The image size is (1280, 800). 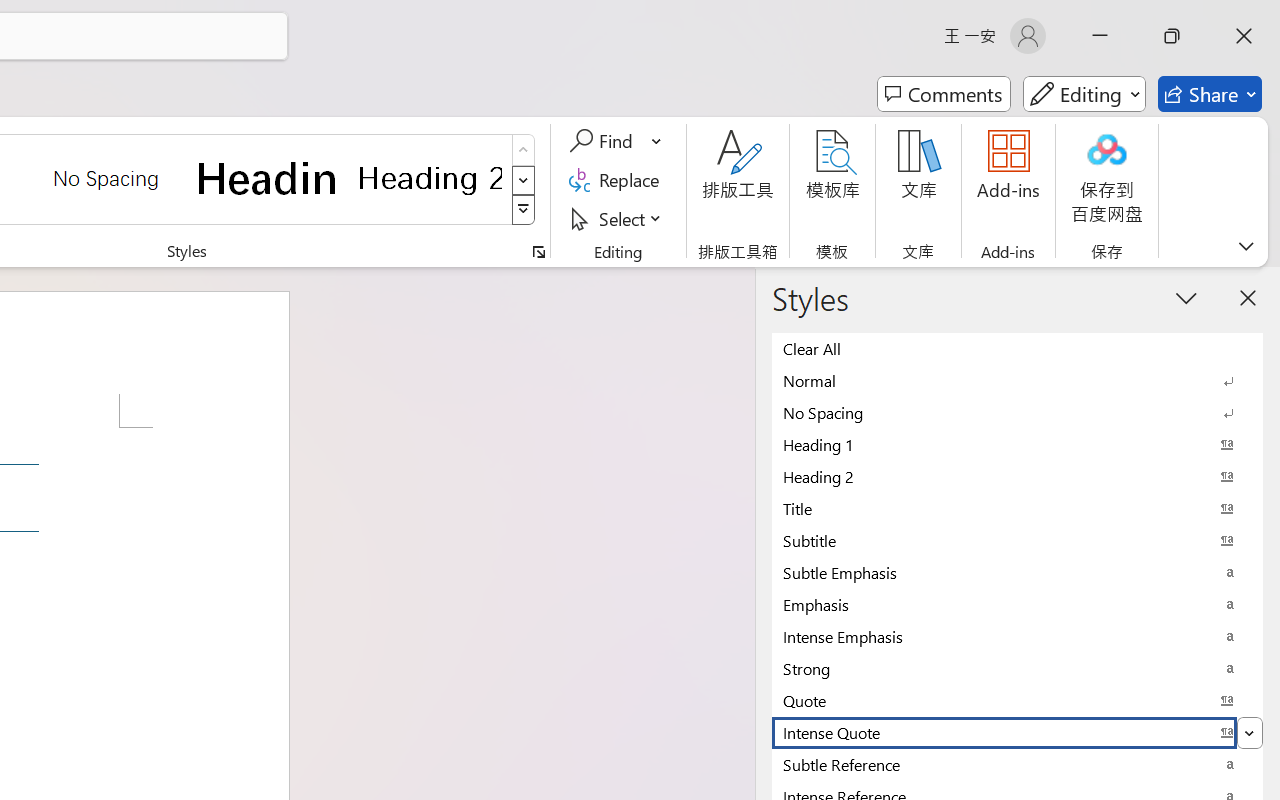 I want to click on 'Clear All', so click(x=1017, y=348).